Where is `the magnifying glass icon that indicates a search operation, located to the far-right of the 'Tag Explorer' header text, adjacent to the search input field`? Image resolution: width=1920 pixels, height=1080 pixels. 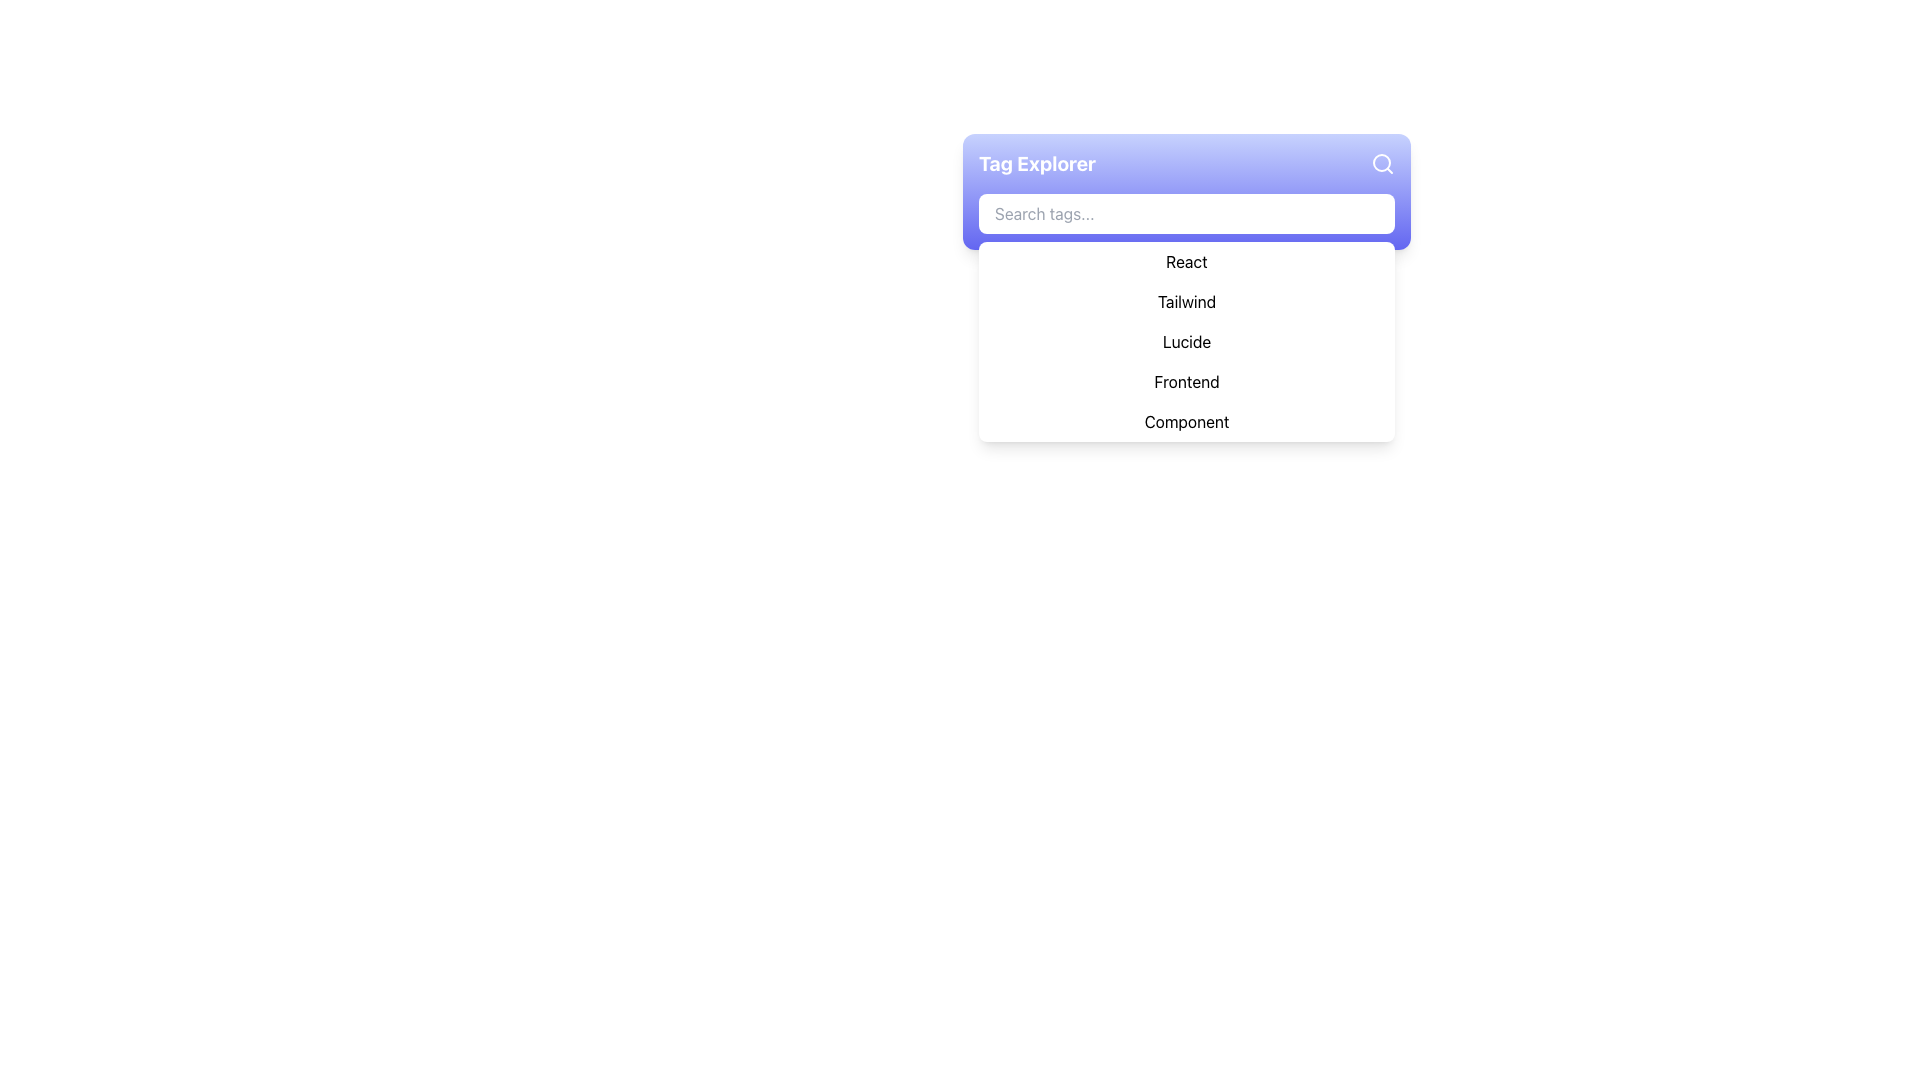 the magnifying glass icon that indicates a search operation, located to the far-right of the 'Tag Explorer' header text, adjacent to the search input field is located at coordinates (1381, 163).